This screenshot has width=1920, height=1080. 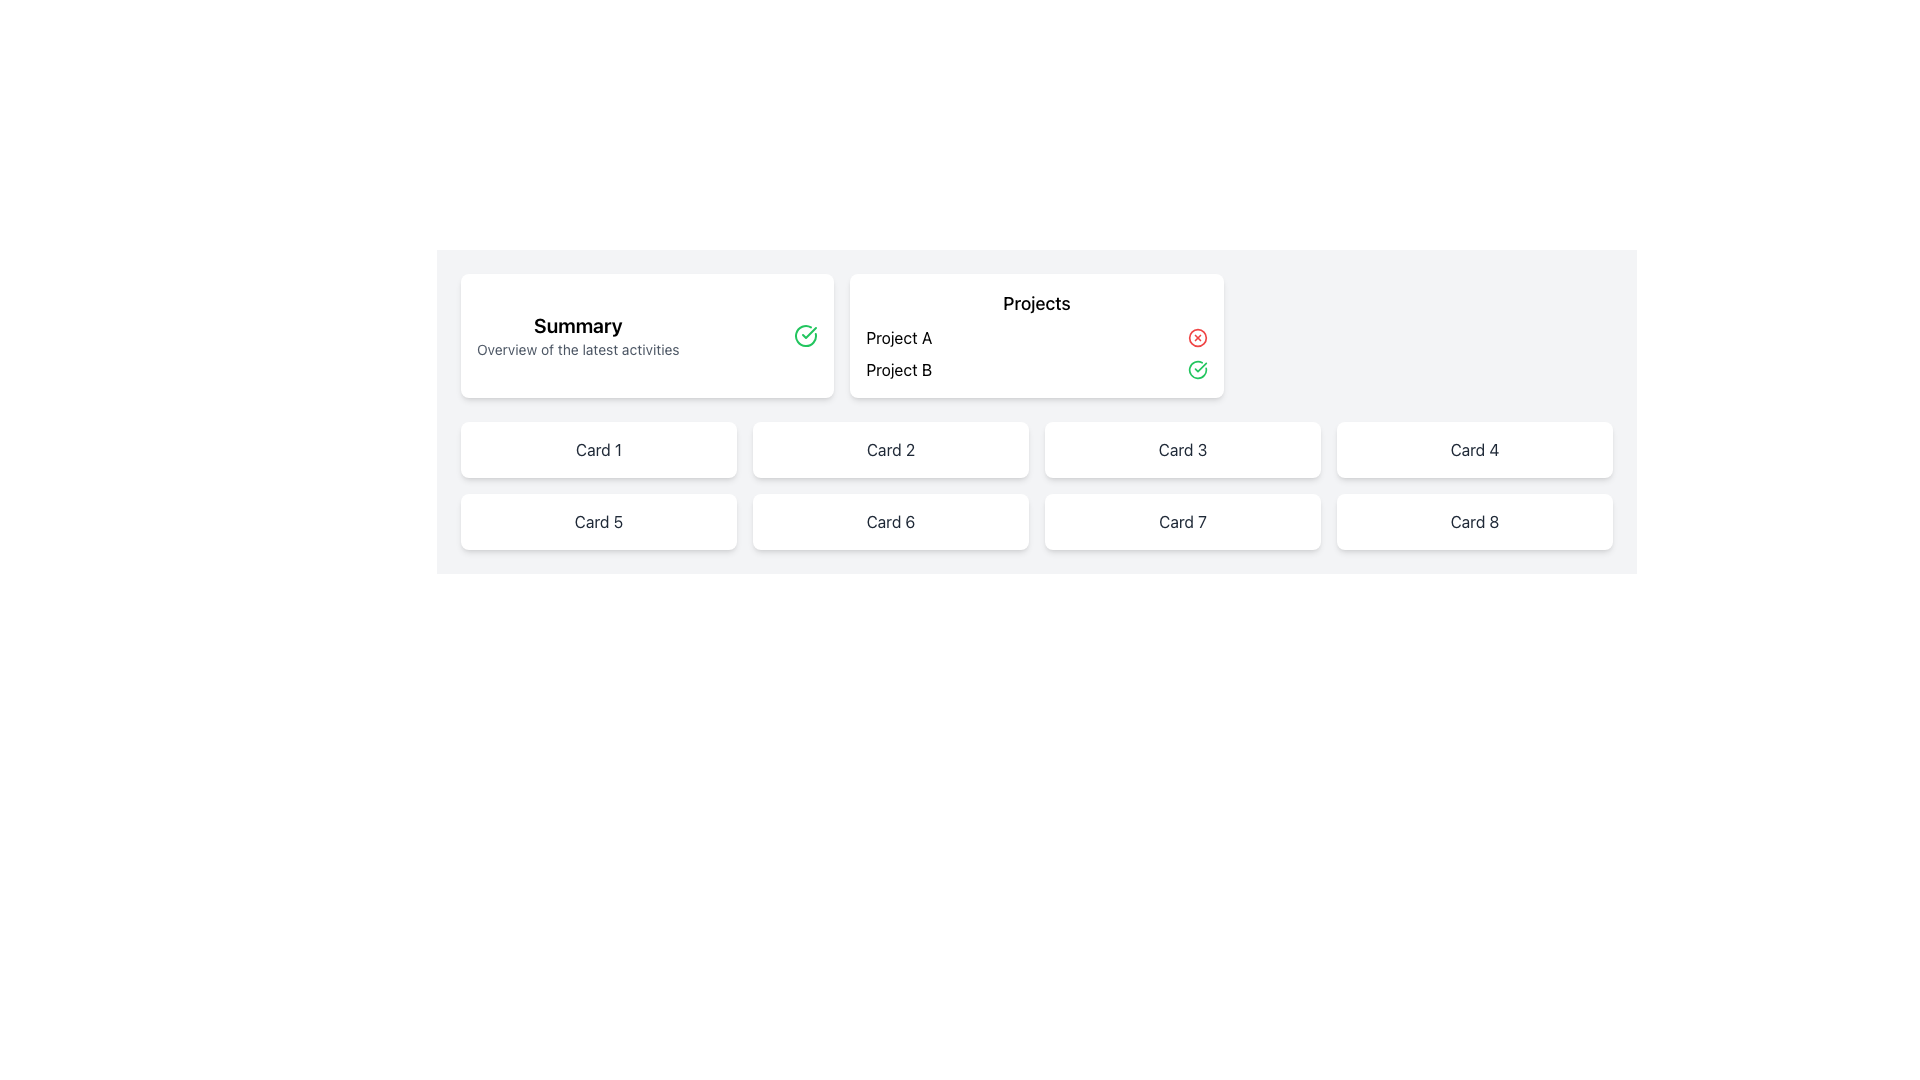 What do you see at coordinates (1474, 450) in the screenshot?
I see `the text label that reads 'Card 4', styled with a gray font and part of a card in an 8-card grid layout` at bounding box center [1474, 450].